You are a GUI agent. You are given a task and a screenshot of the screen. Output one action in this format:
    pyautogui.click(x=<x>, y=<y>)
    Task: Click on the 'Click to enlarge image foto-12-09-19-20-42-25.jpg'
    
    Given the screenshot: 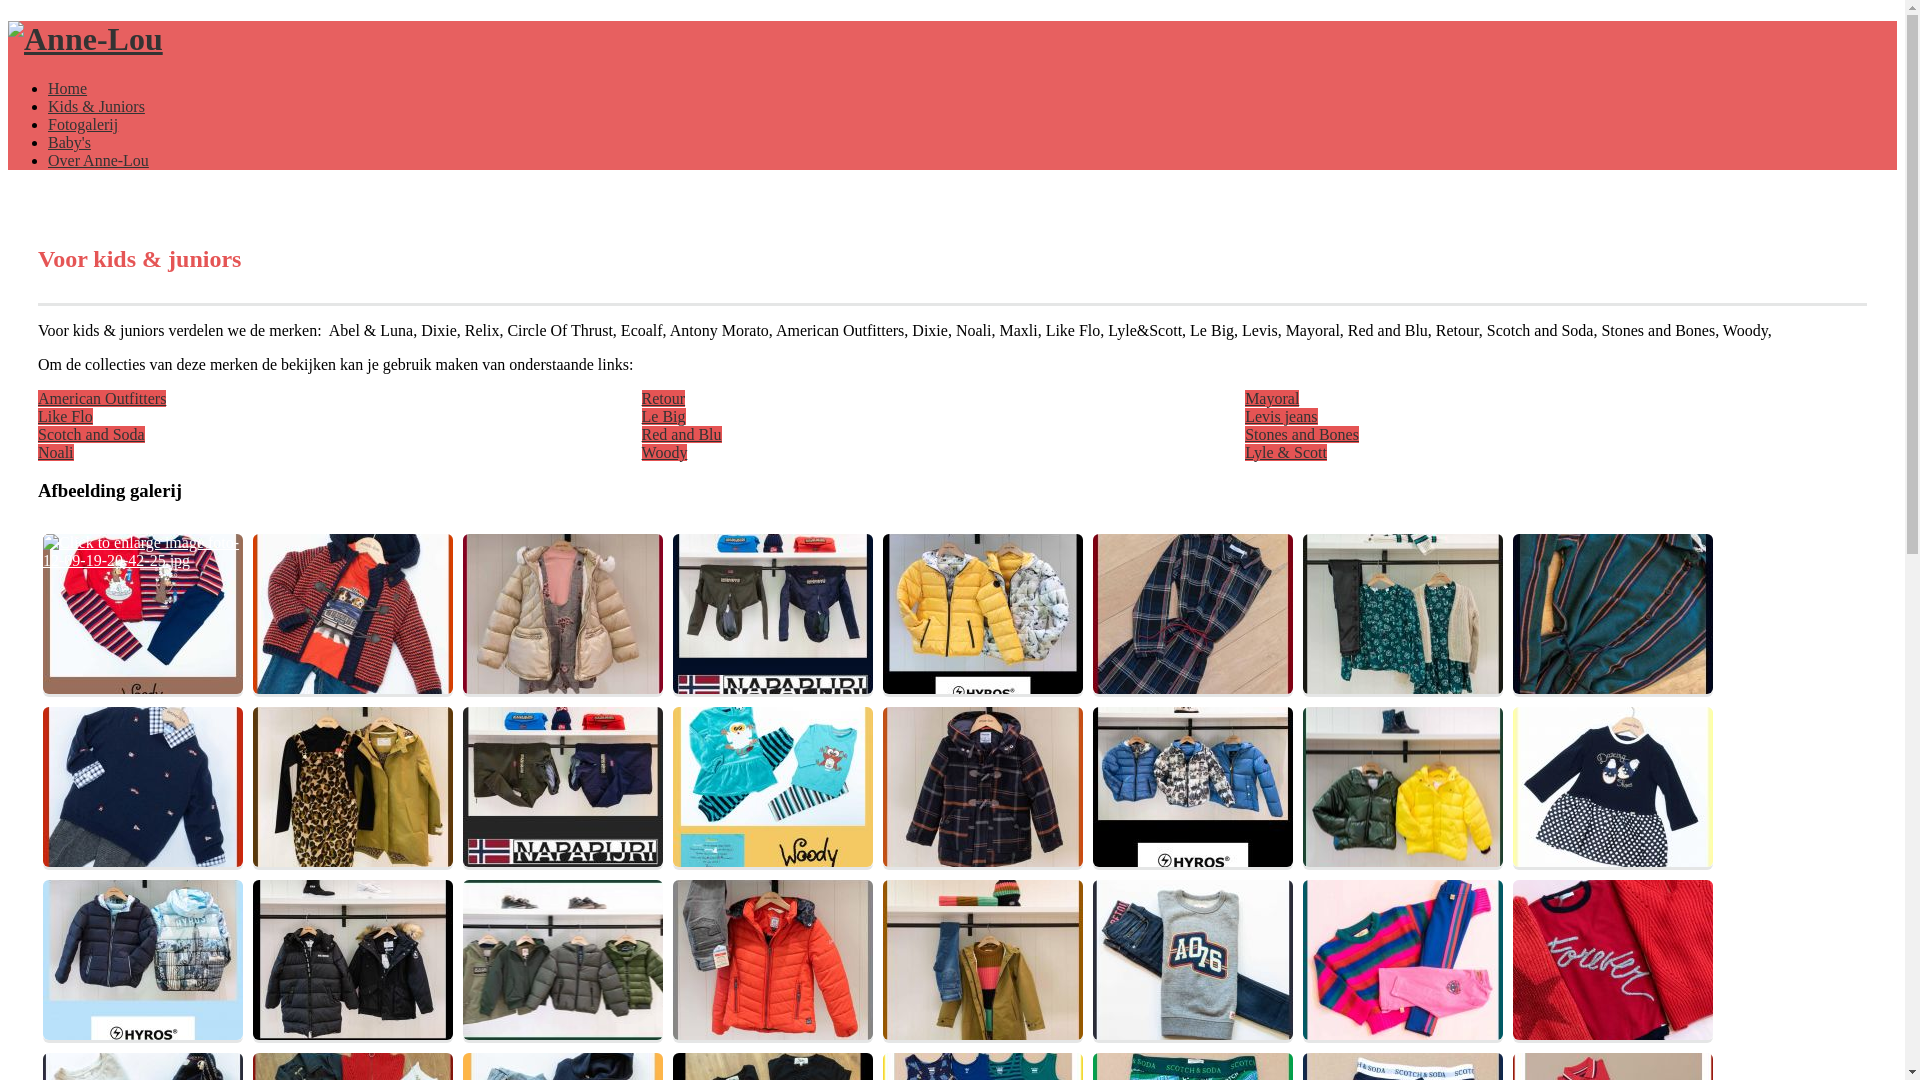 What is the action you would take?
    pyautogui.click(x=142, y=612)
    